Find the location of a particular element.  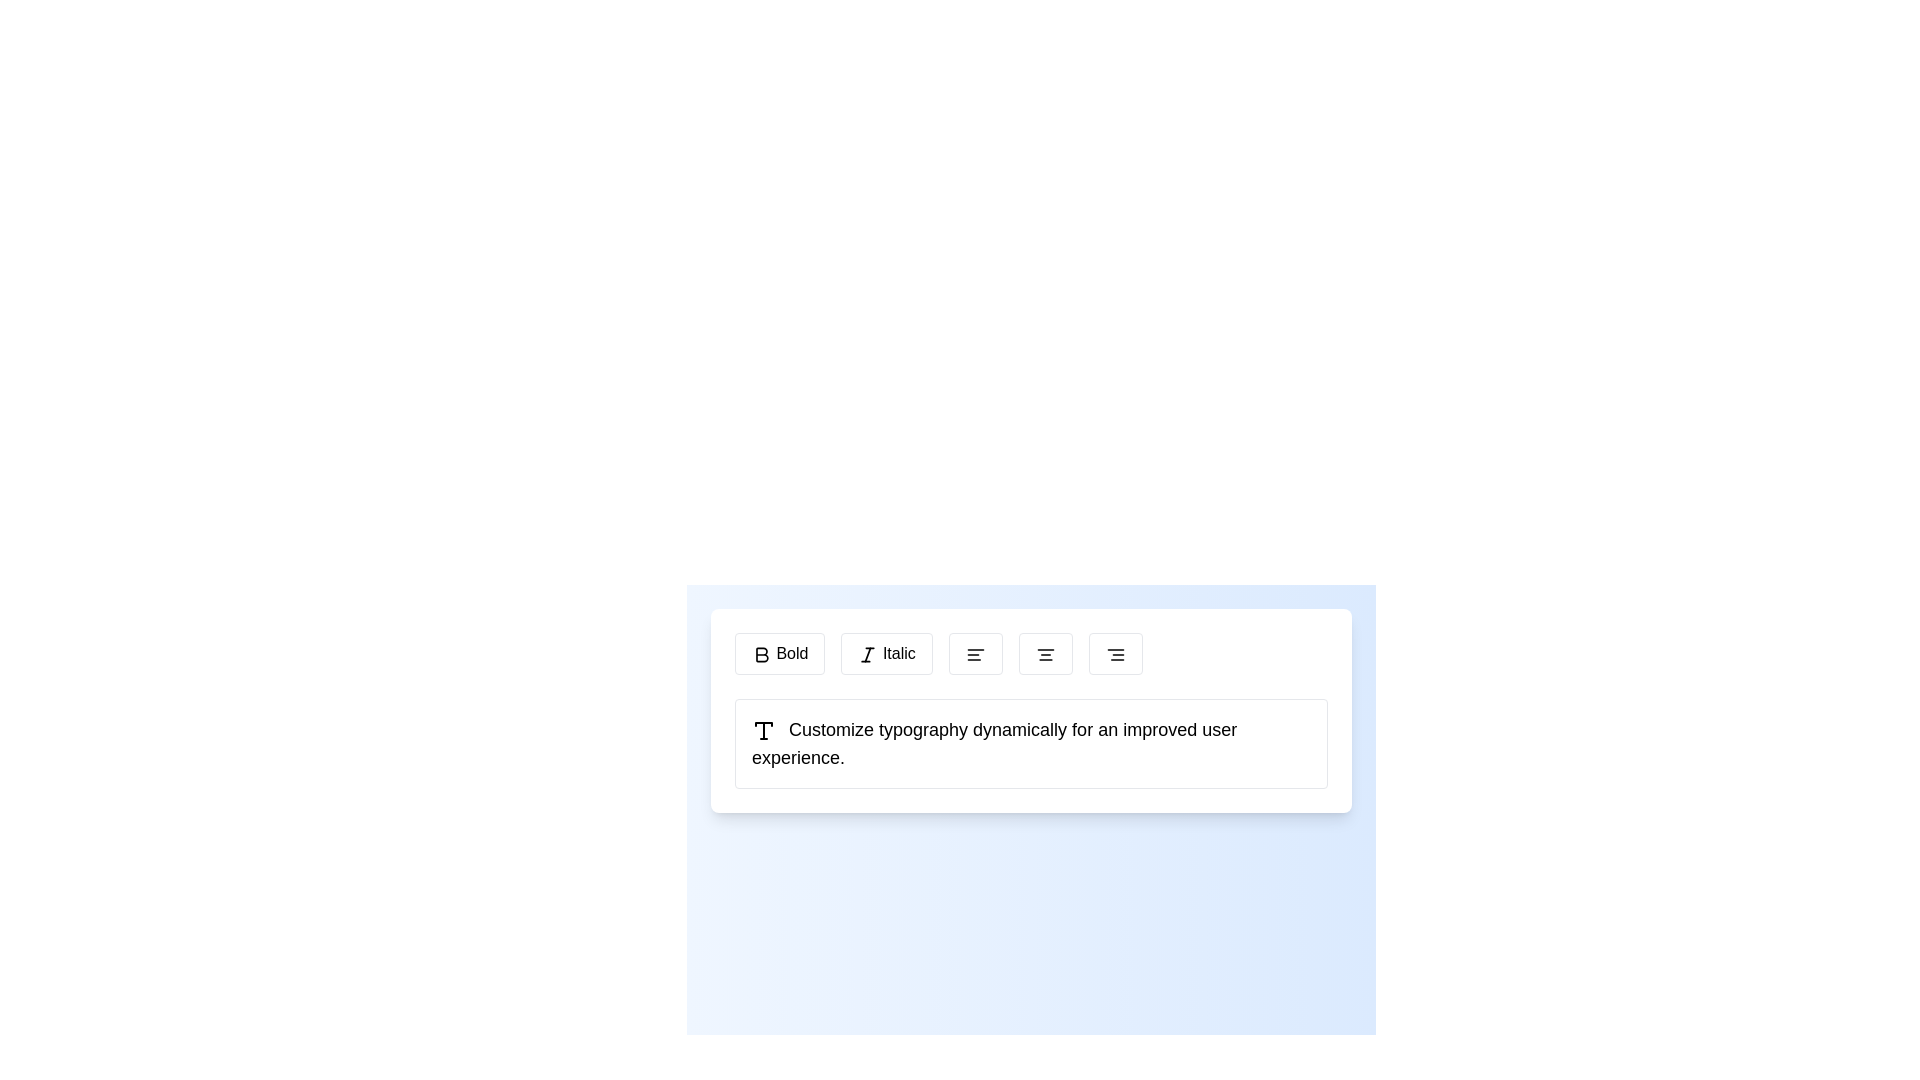

the slanted line within the 'Italic' button of the toolbar, which is the second button from the left in the formatting controls of the text editor is located at coordinates (868, 654).